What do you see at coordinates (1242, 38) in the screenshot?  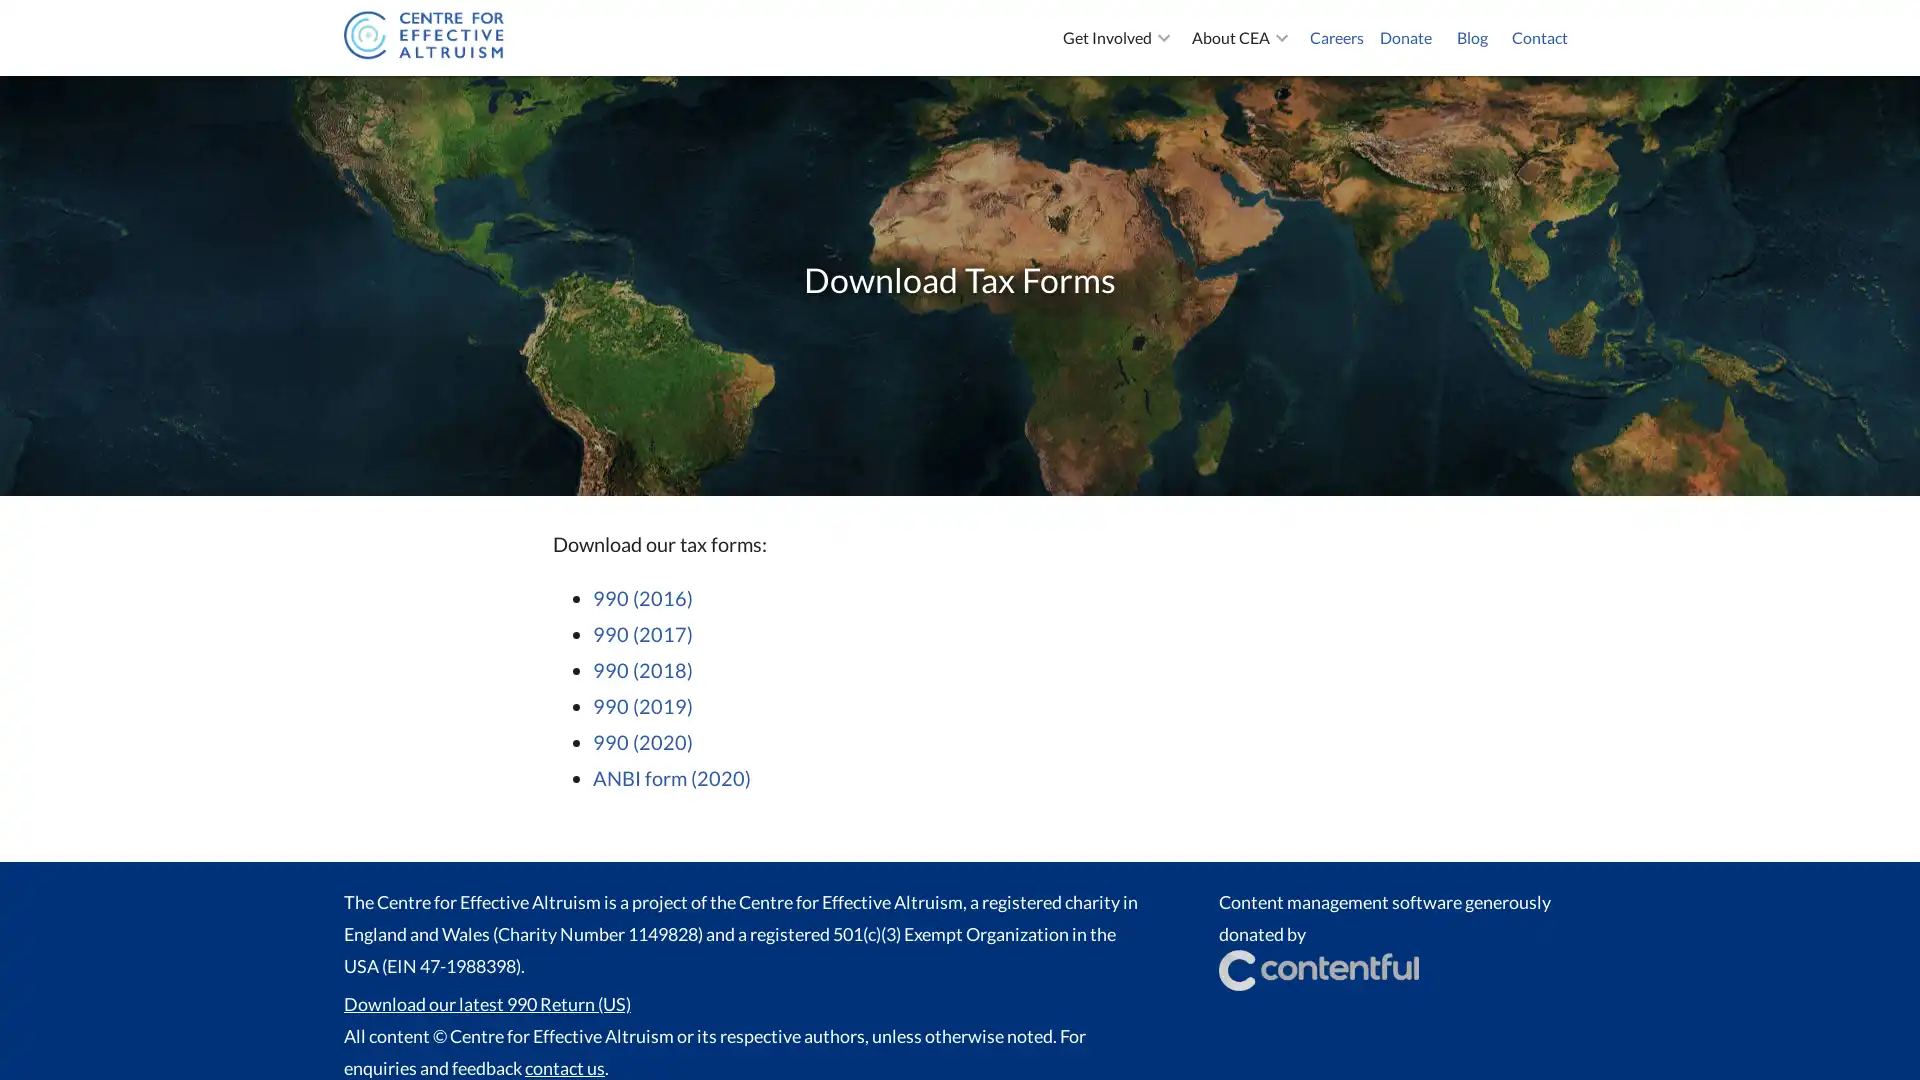 I see `About CEA` at bounding box center [1242, 38].